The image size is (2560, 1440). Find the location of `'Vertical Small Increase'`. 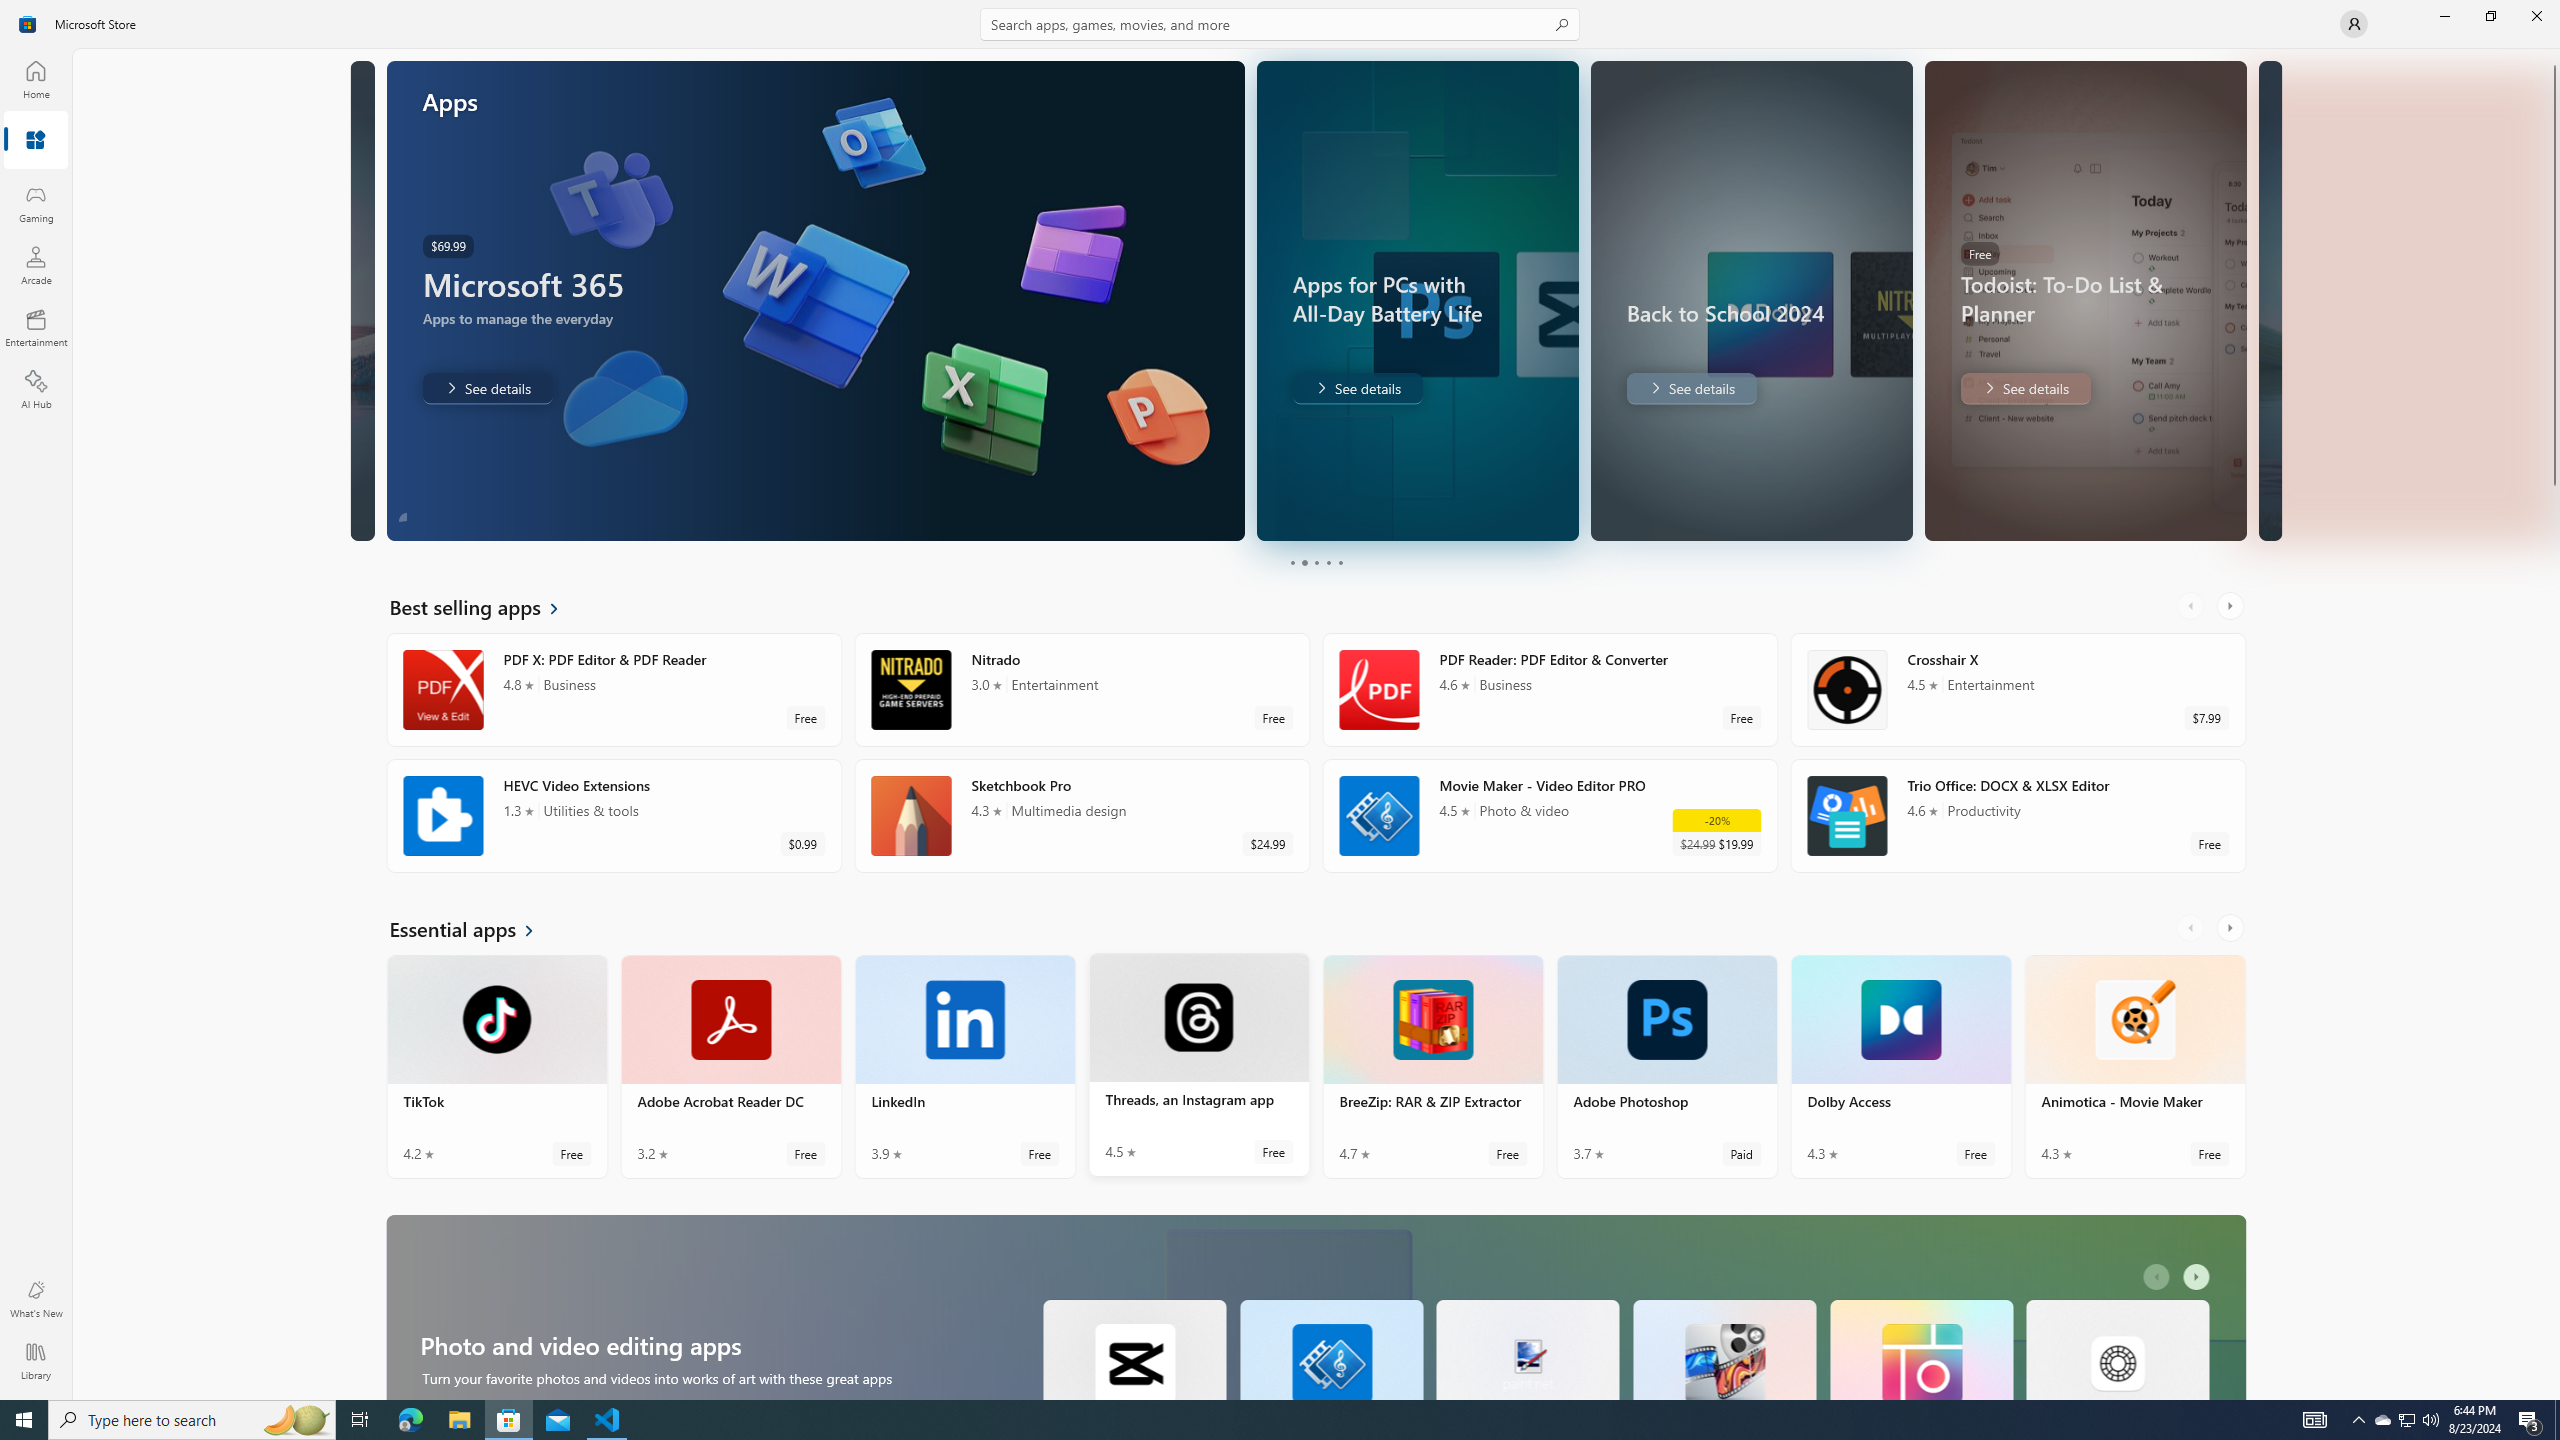

'Vertical Small Increase' is located at coordinates (2552, 1393).